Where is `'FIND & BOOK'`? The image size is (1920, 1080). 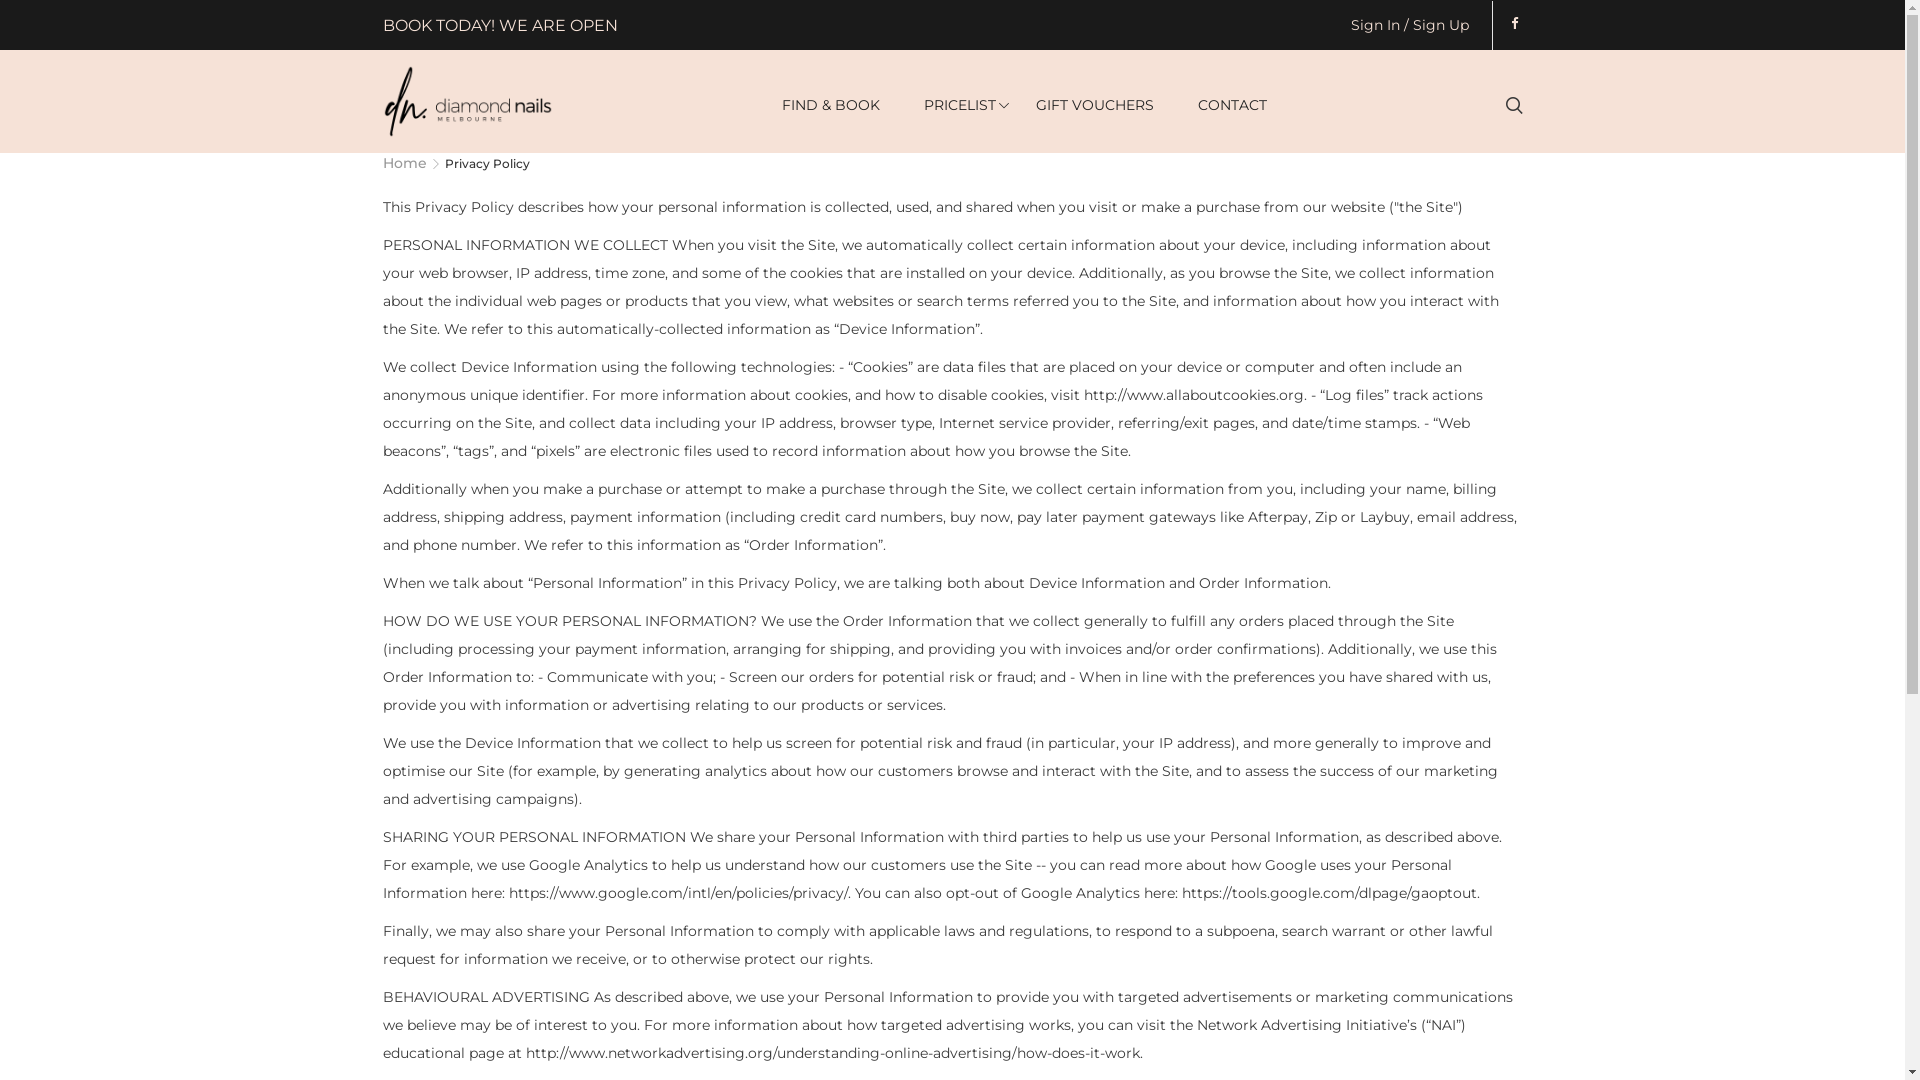
'FIND & BOOK' is located at coordinates (830, 105).